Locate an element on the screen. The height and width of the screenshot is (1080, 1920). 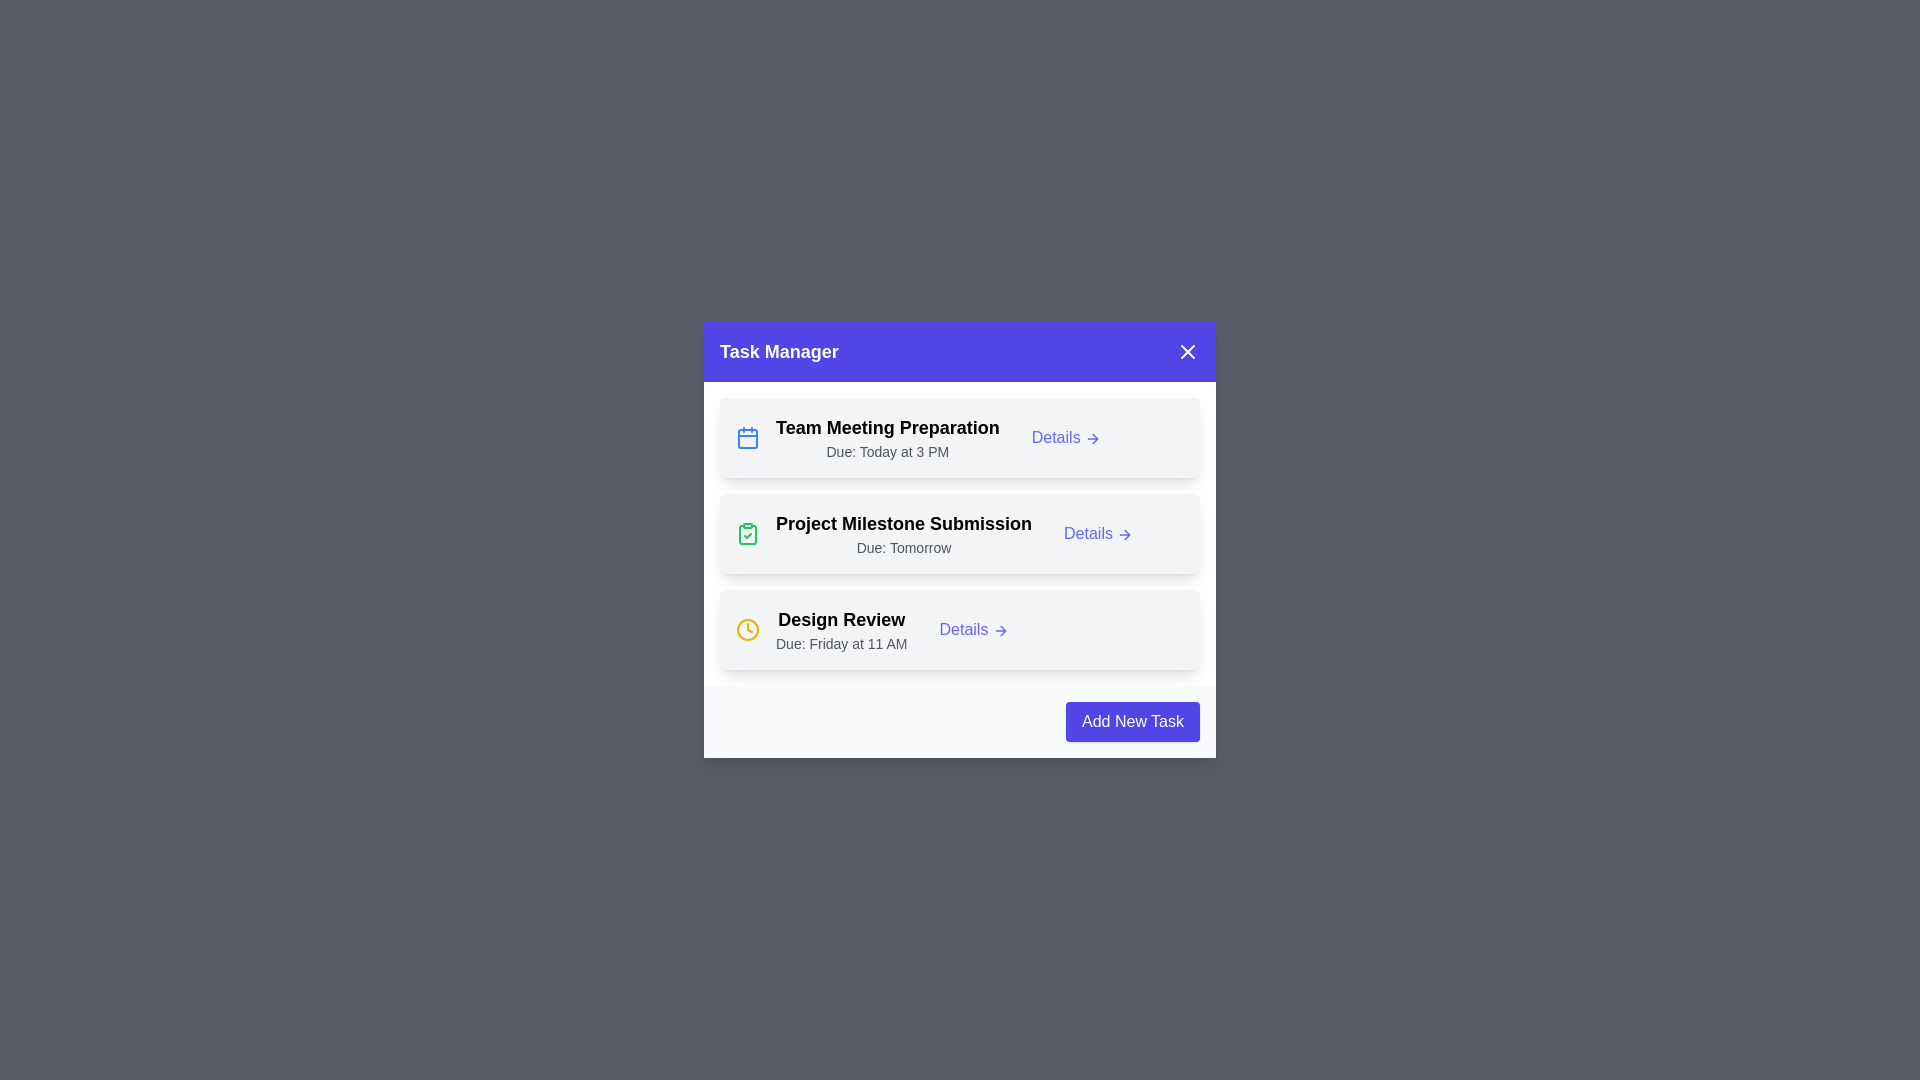
the rightwards pointing arrow icon that is part of the SVG graphic located next to the 'Details' text for the 'Team Meeting Preparation' task is located at coordinates (1094, 437).